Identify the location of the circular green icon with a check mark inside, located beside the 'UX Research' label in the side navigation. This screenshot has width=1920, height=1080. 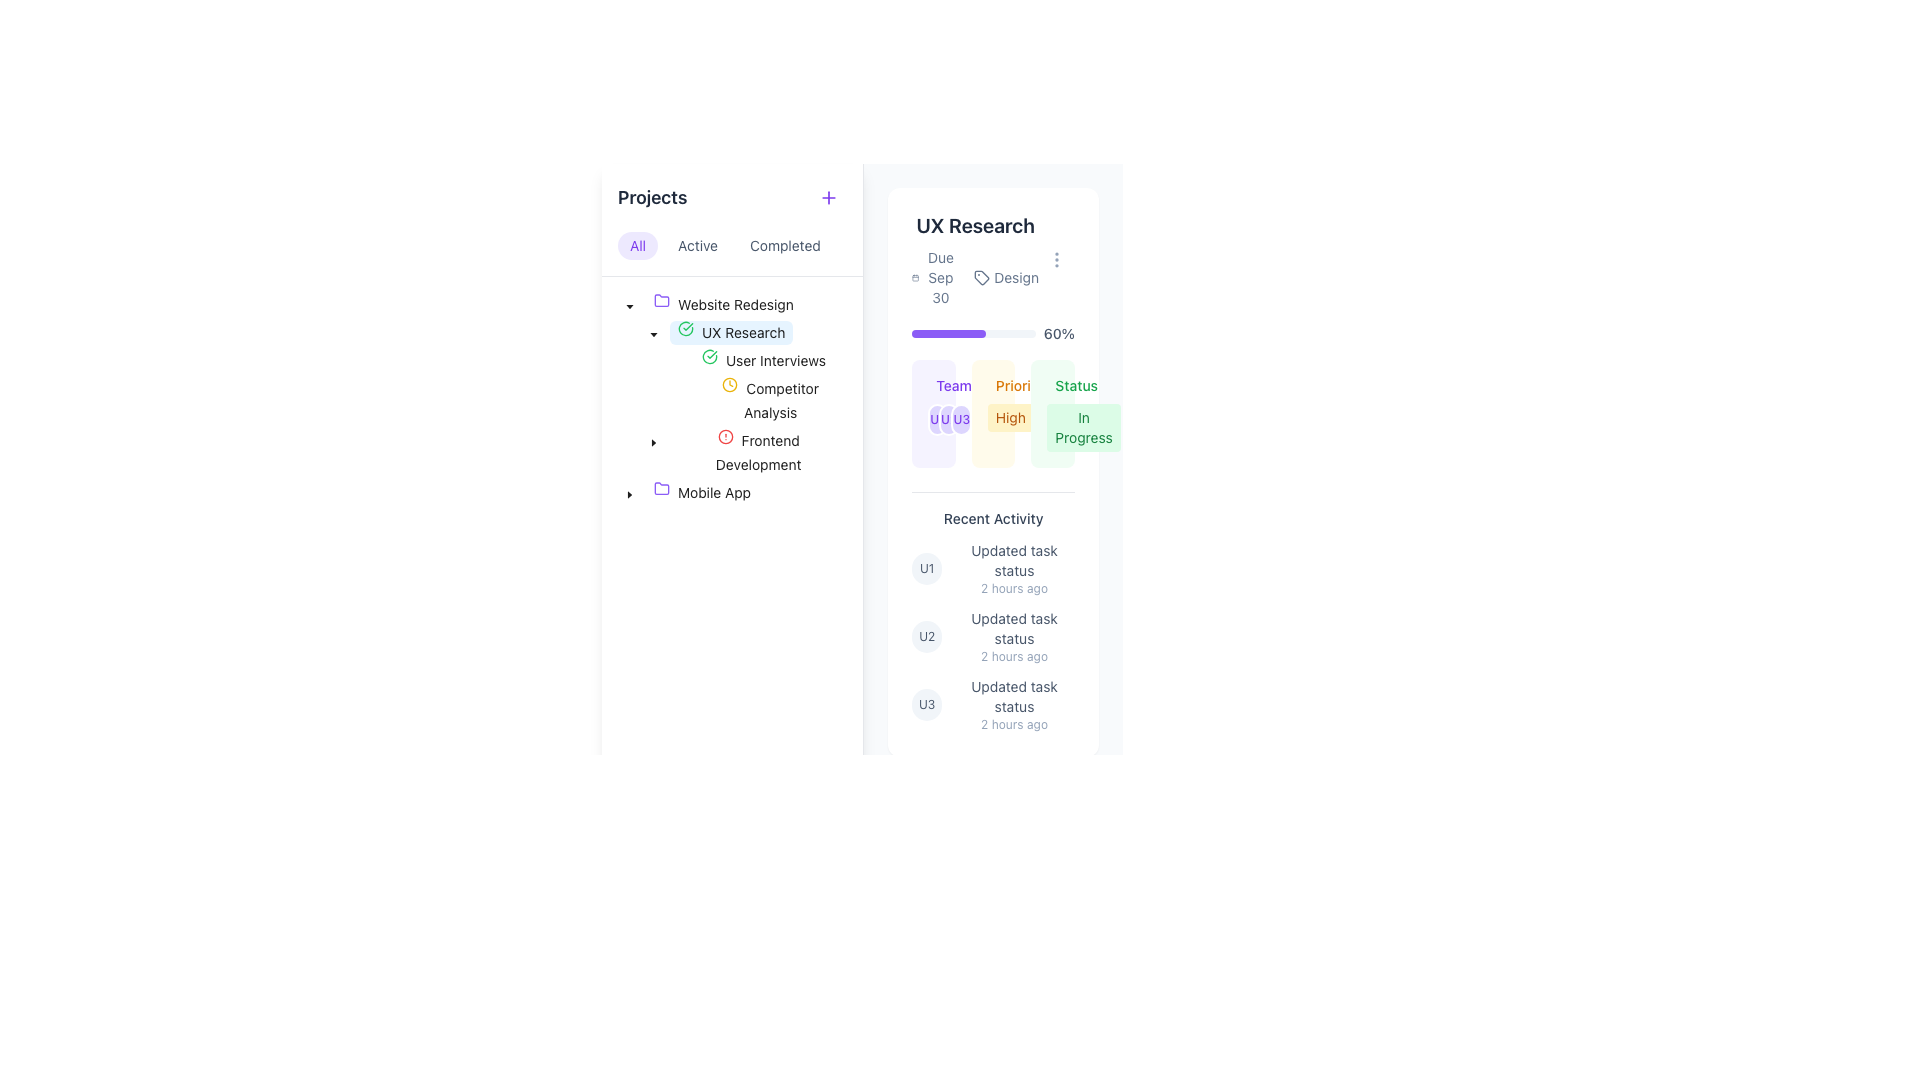
(686, 327).